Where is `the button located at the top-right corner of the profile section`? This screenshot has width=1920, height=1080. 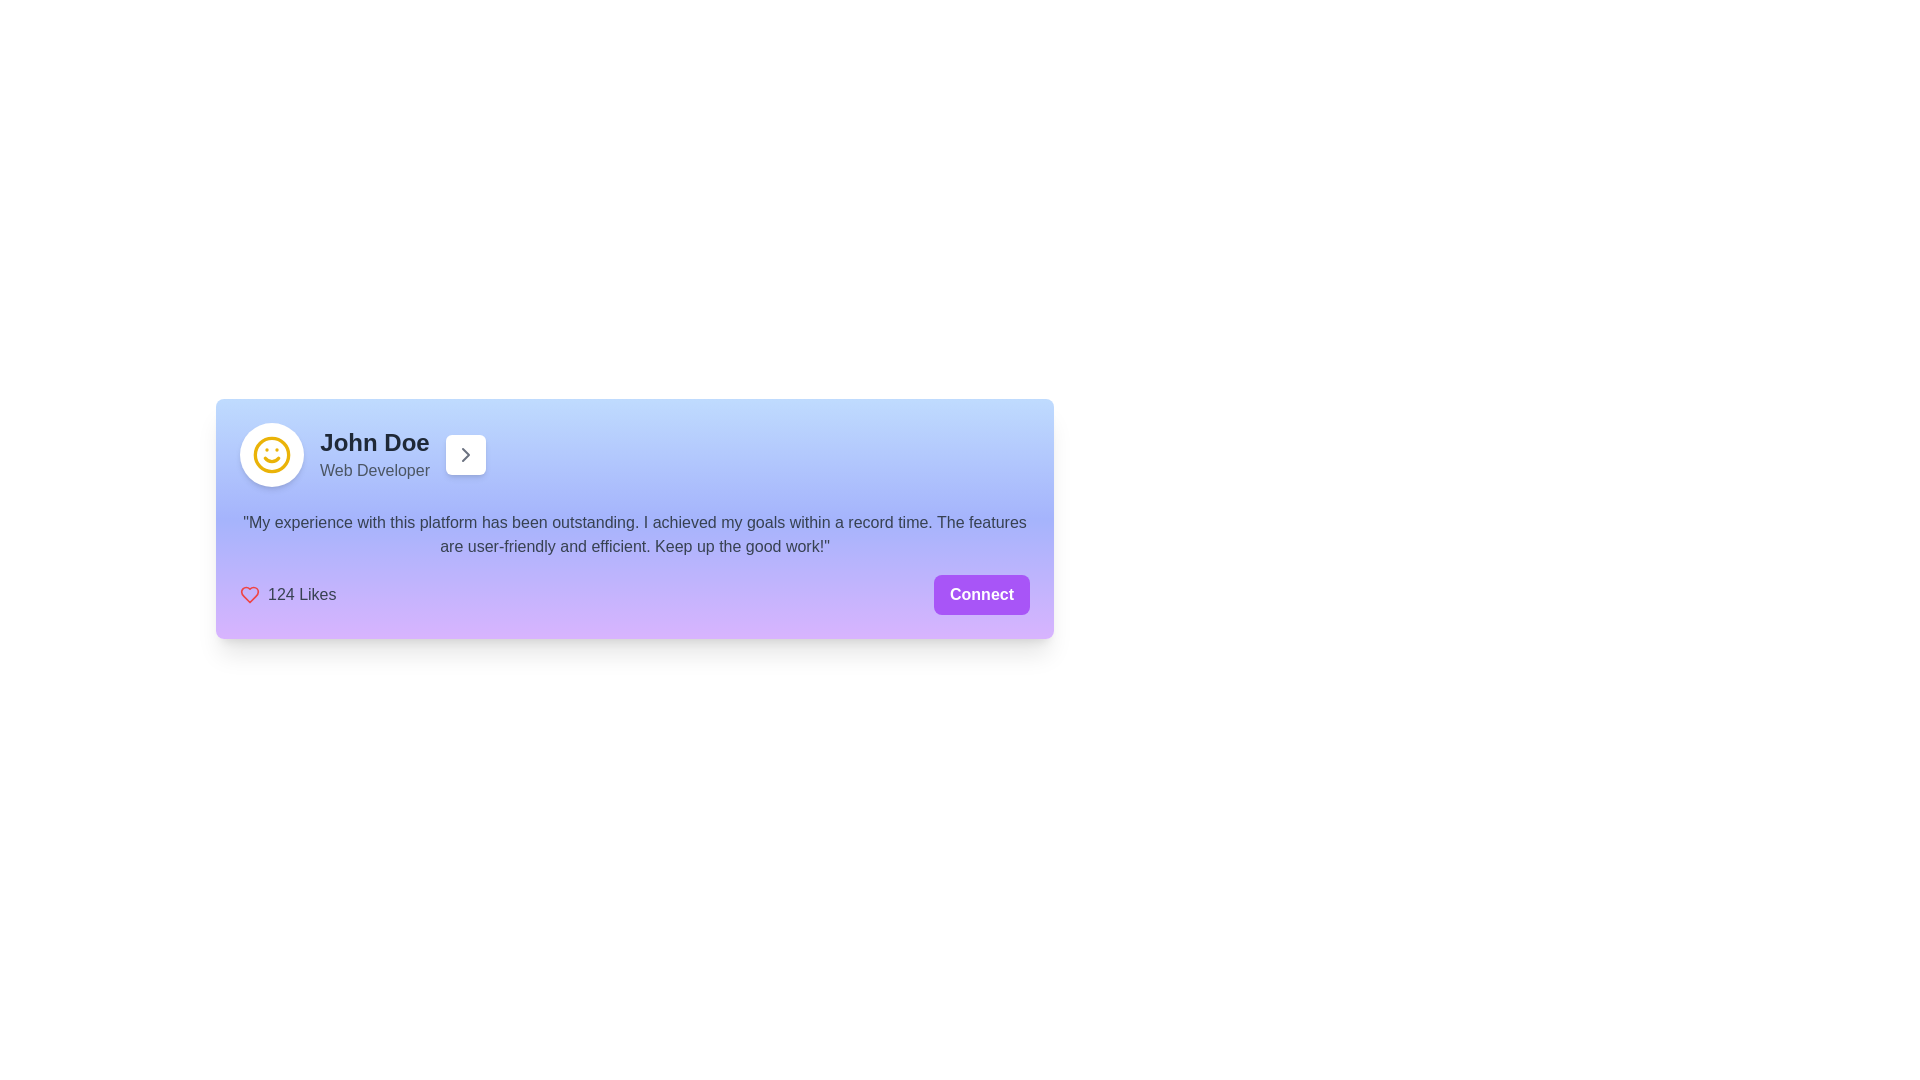 the button located at the top-right corner of the profile section is located at coordinates (464, 455).